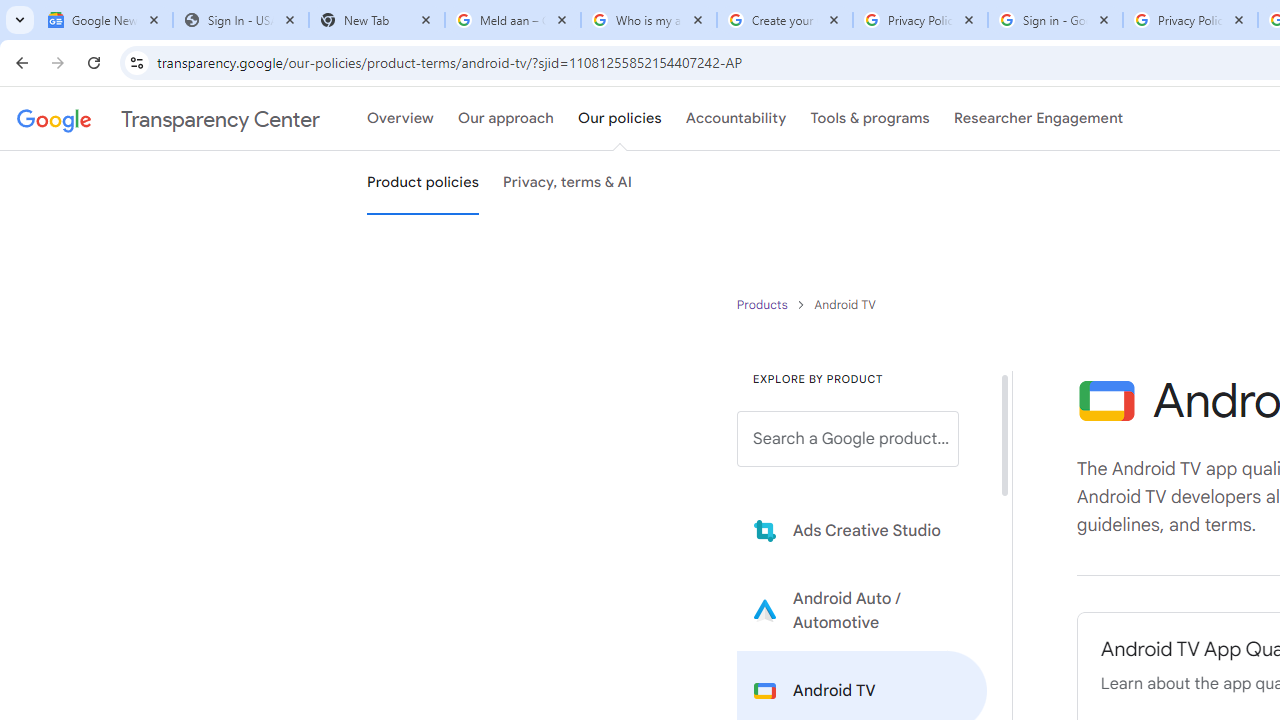 Image resolution: width=1280 pixels, height=720 pixels. I want to click on 'Learn more about Android Auto', so click(862, 609).